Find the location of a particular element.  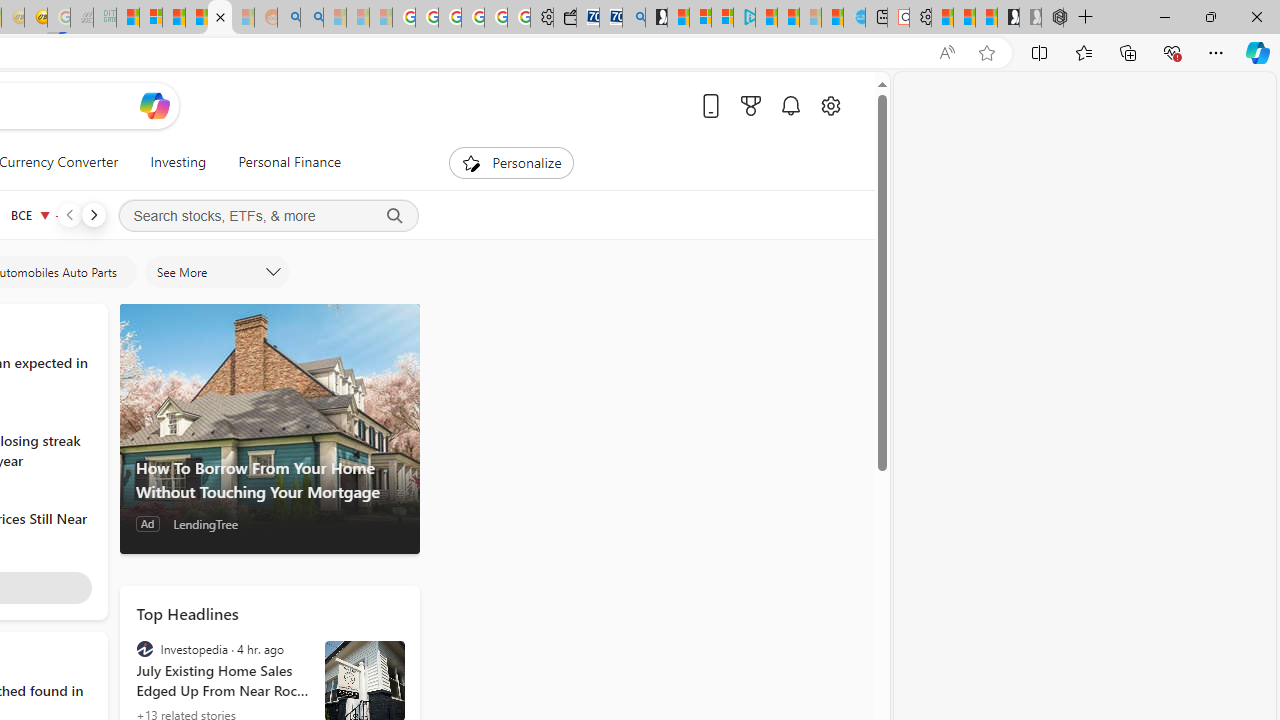

'Personalize' is located at coordinates (512, 162).